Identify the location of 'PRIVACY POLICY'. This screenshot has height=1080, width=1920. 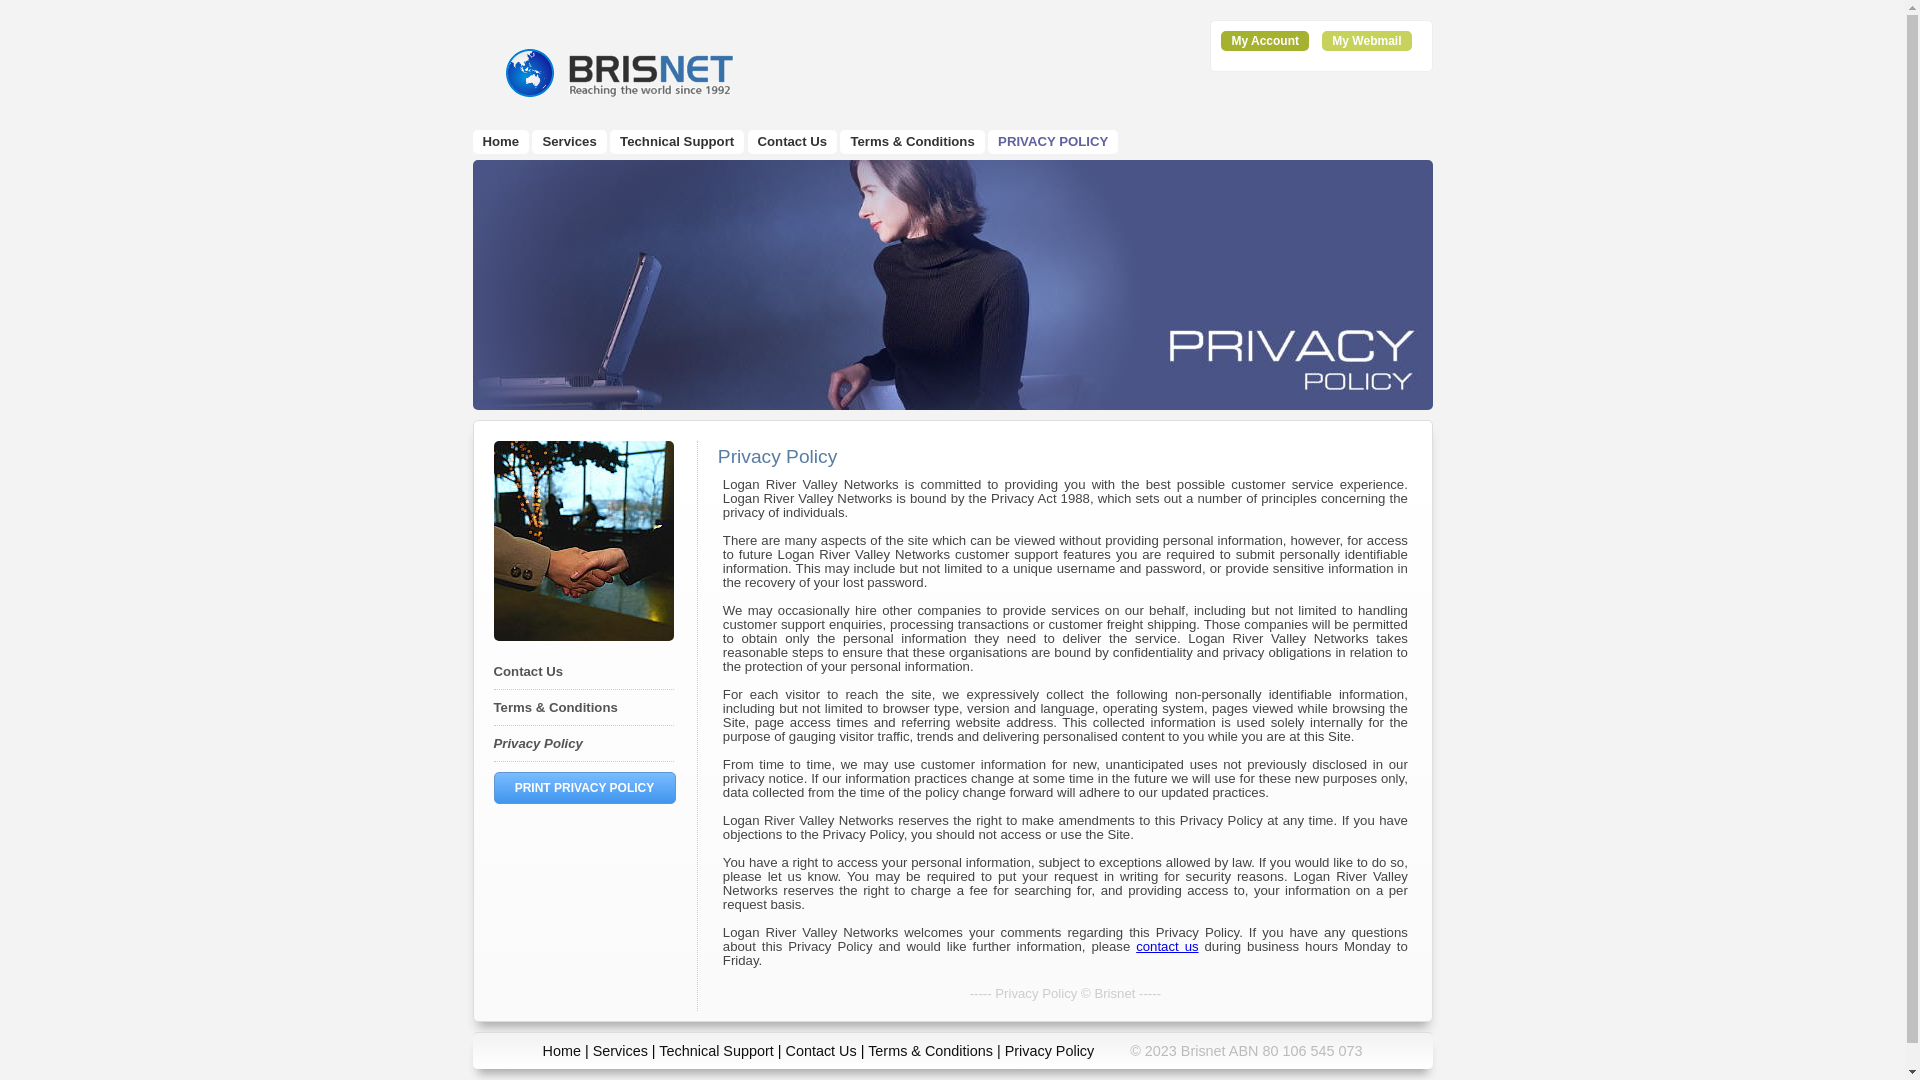
(1051, 140).